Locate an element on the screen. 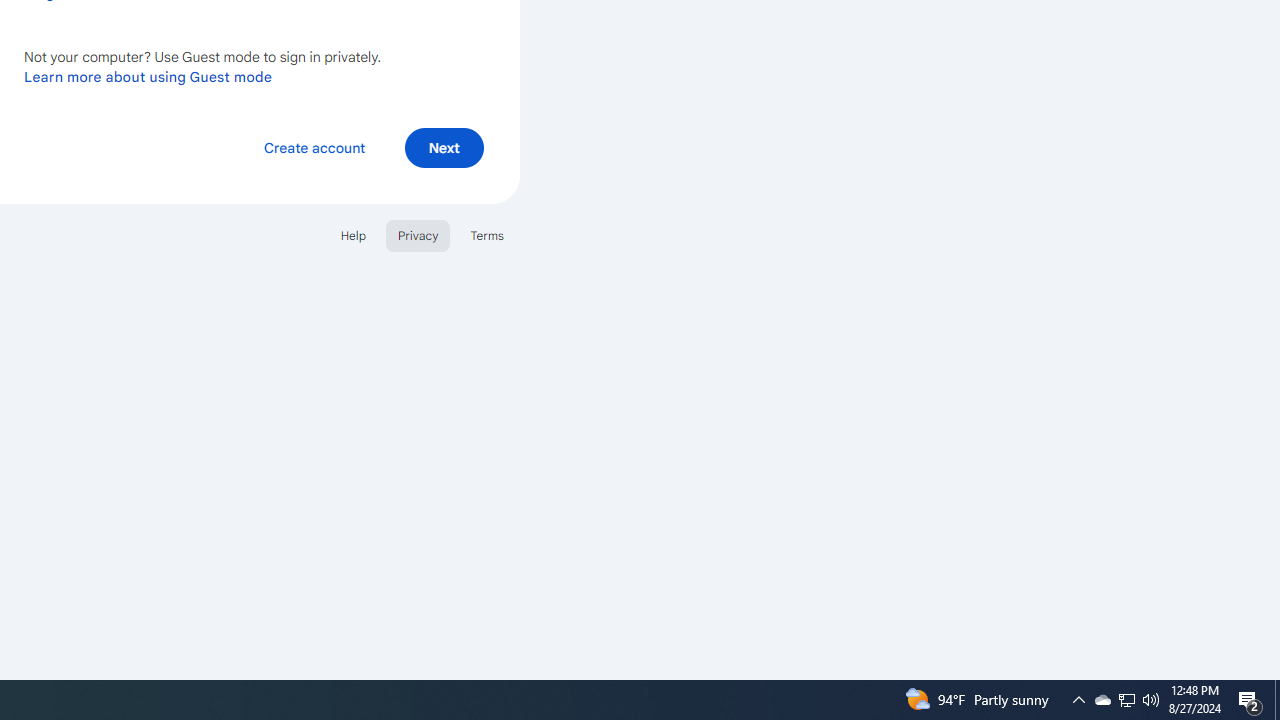 This screenshot has width=1280, height=720. 'Learn more about using Guest mode' is located at coordinates (147, 75).